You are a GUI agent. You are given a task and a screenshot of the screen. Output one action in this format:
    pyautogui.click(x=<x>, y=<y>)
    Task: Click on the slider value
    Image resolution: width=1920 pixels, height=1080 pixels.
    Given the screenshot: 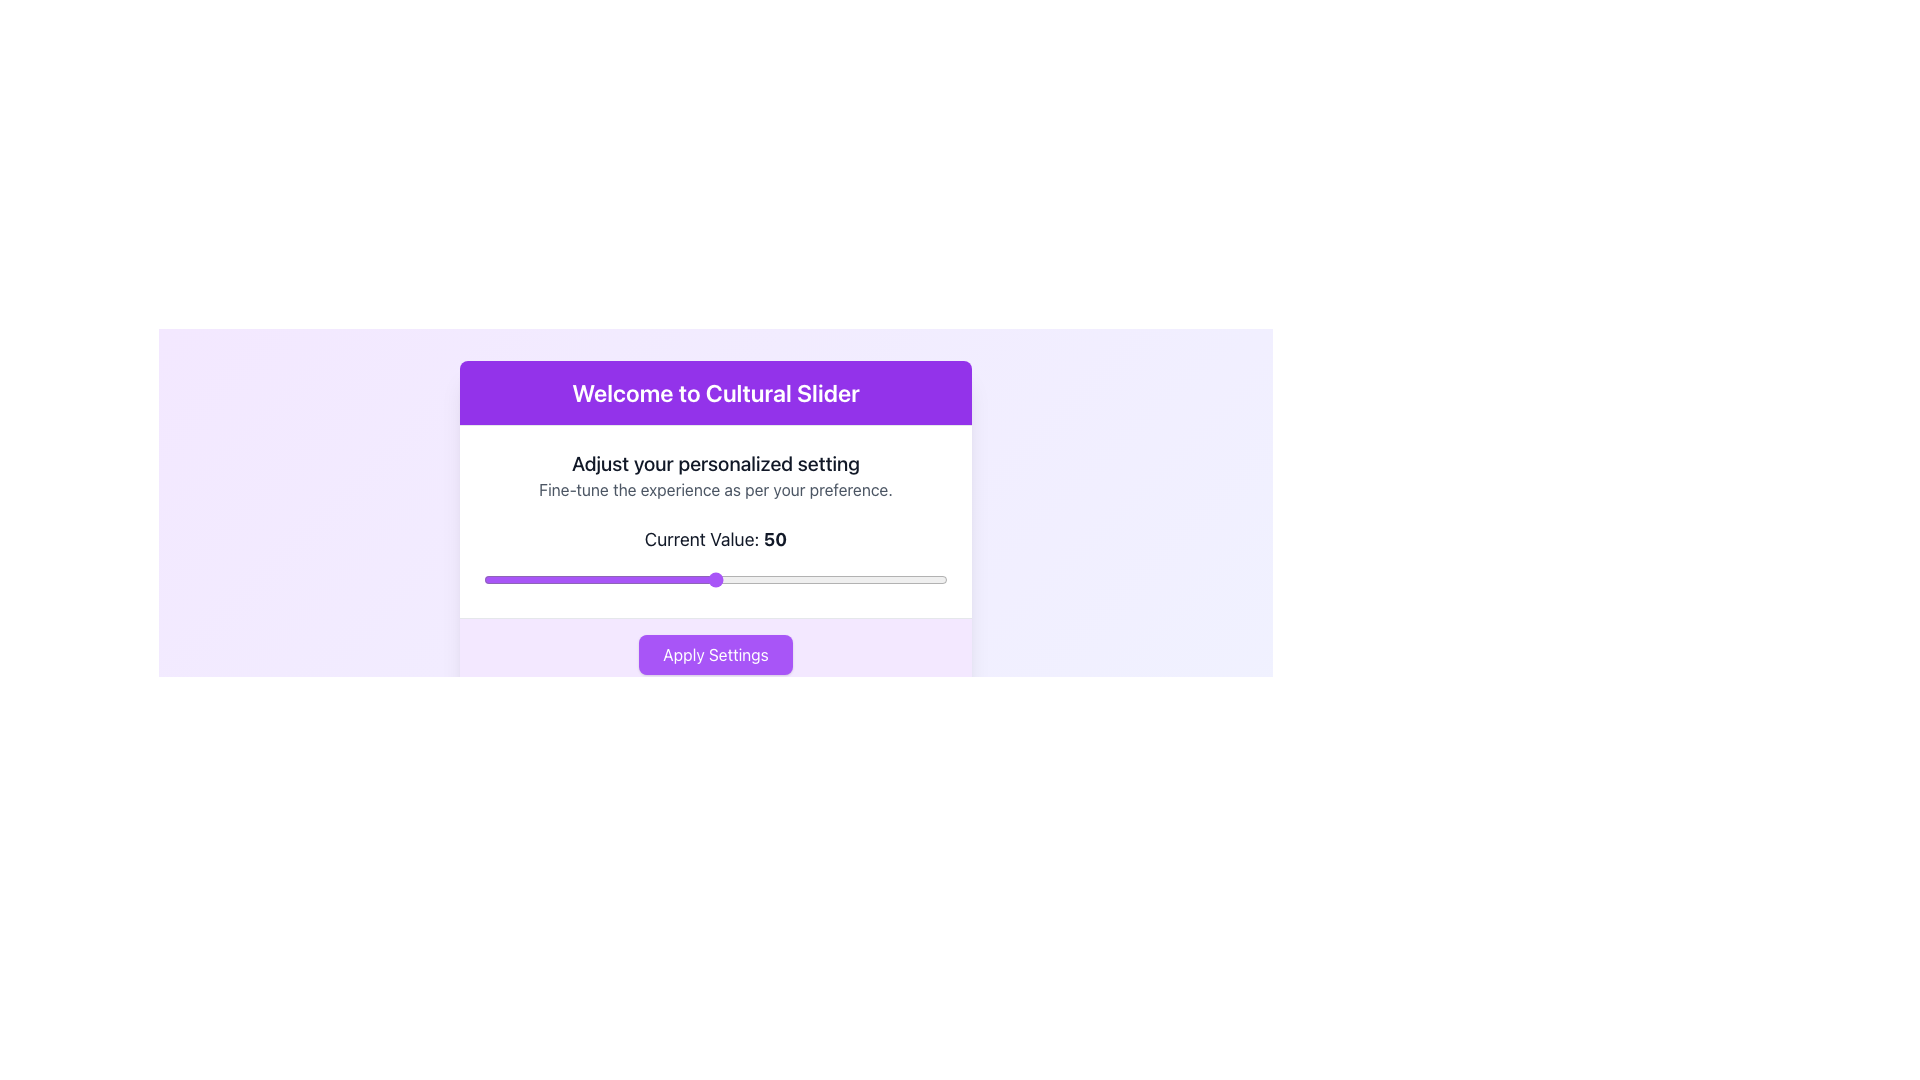 What is the action you would take?
    pyautogui.click(x=882, y=579)
    